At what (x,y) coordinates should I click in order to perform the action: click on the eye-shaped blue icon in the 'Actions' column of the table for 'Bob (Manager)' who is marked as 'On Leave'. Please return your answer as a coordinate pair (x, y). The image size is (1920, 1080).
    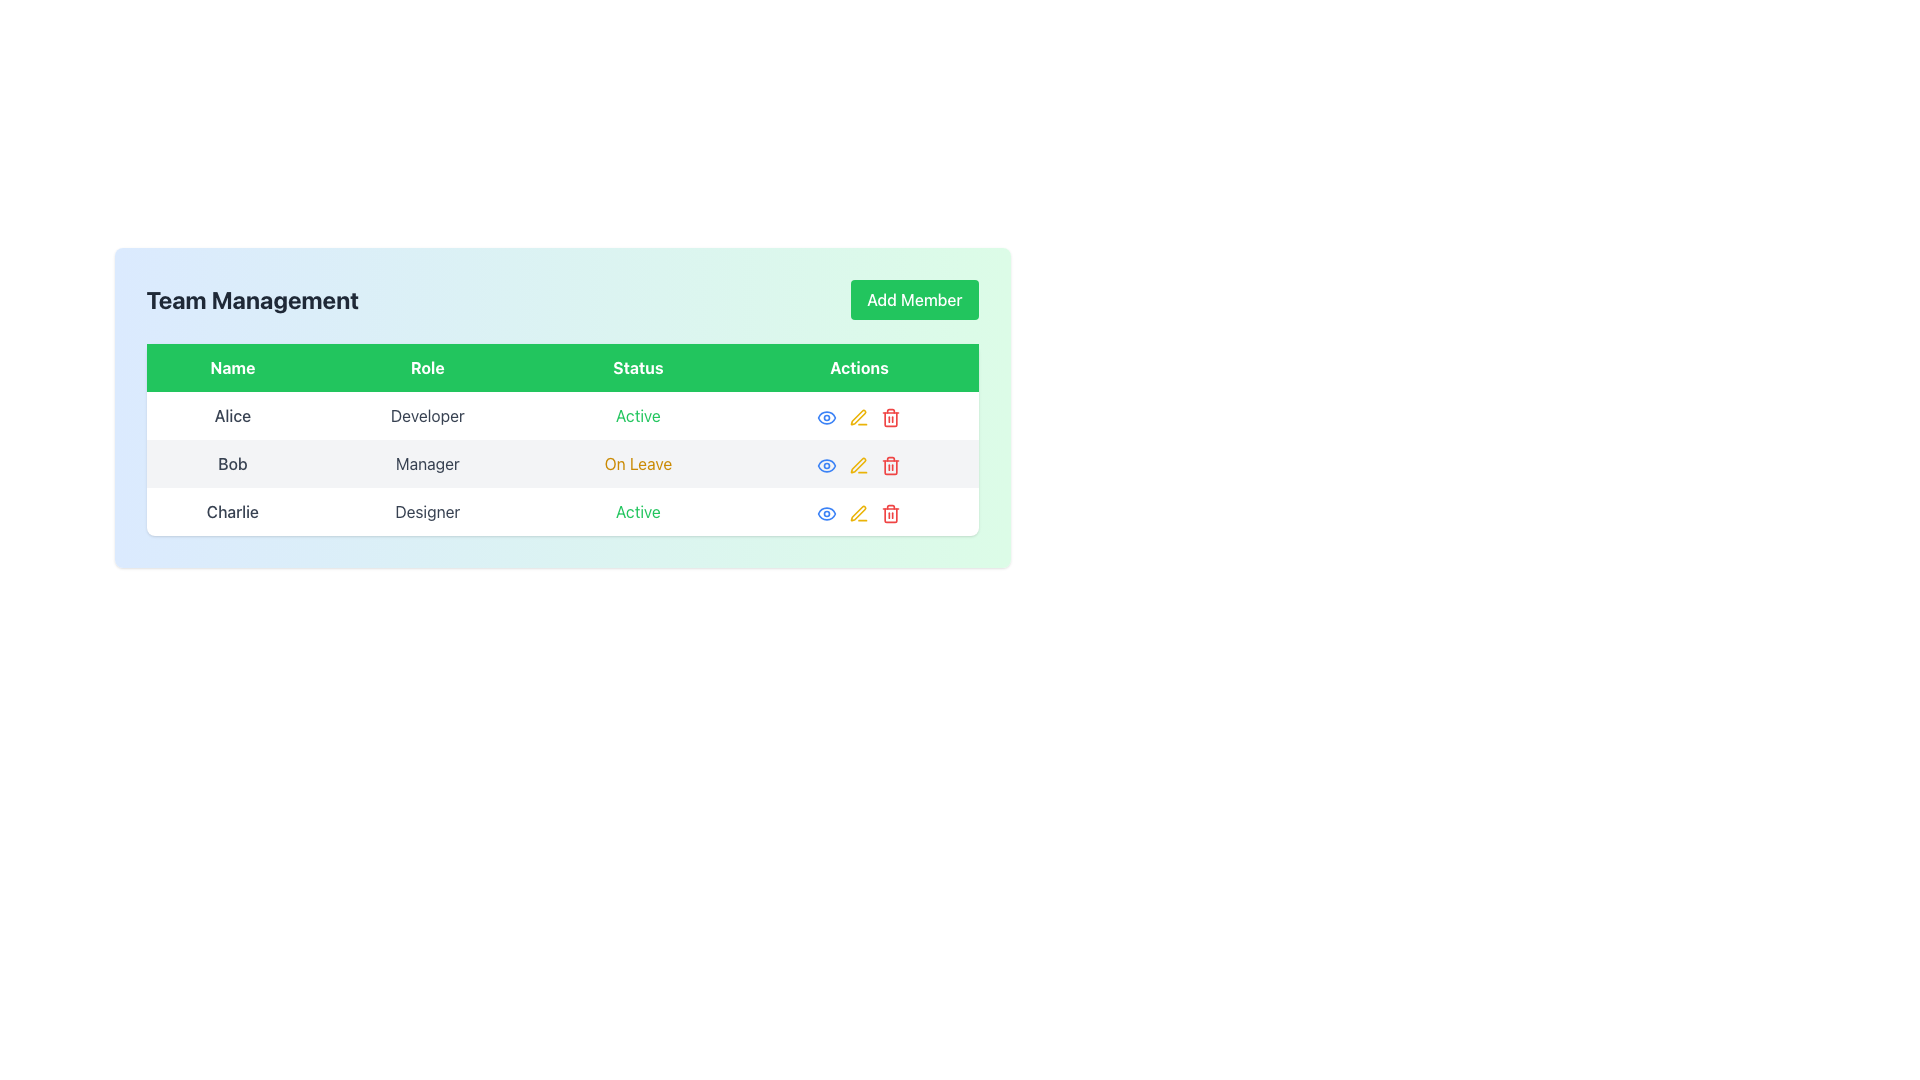
    Looking at the image, I should click on (827, 463).